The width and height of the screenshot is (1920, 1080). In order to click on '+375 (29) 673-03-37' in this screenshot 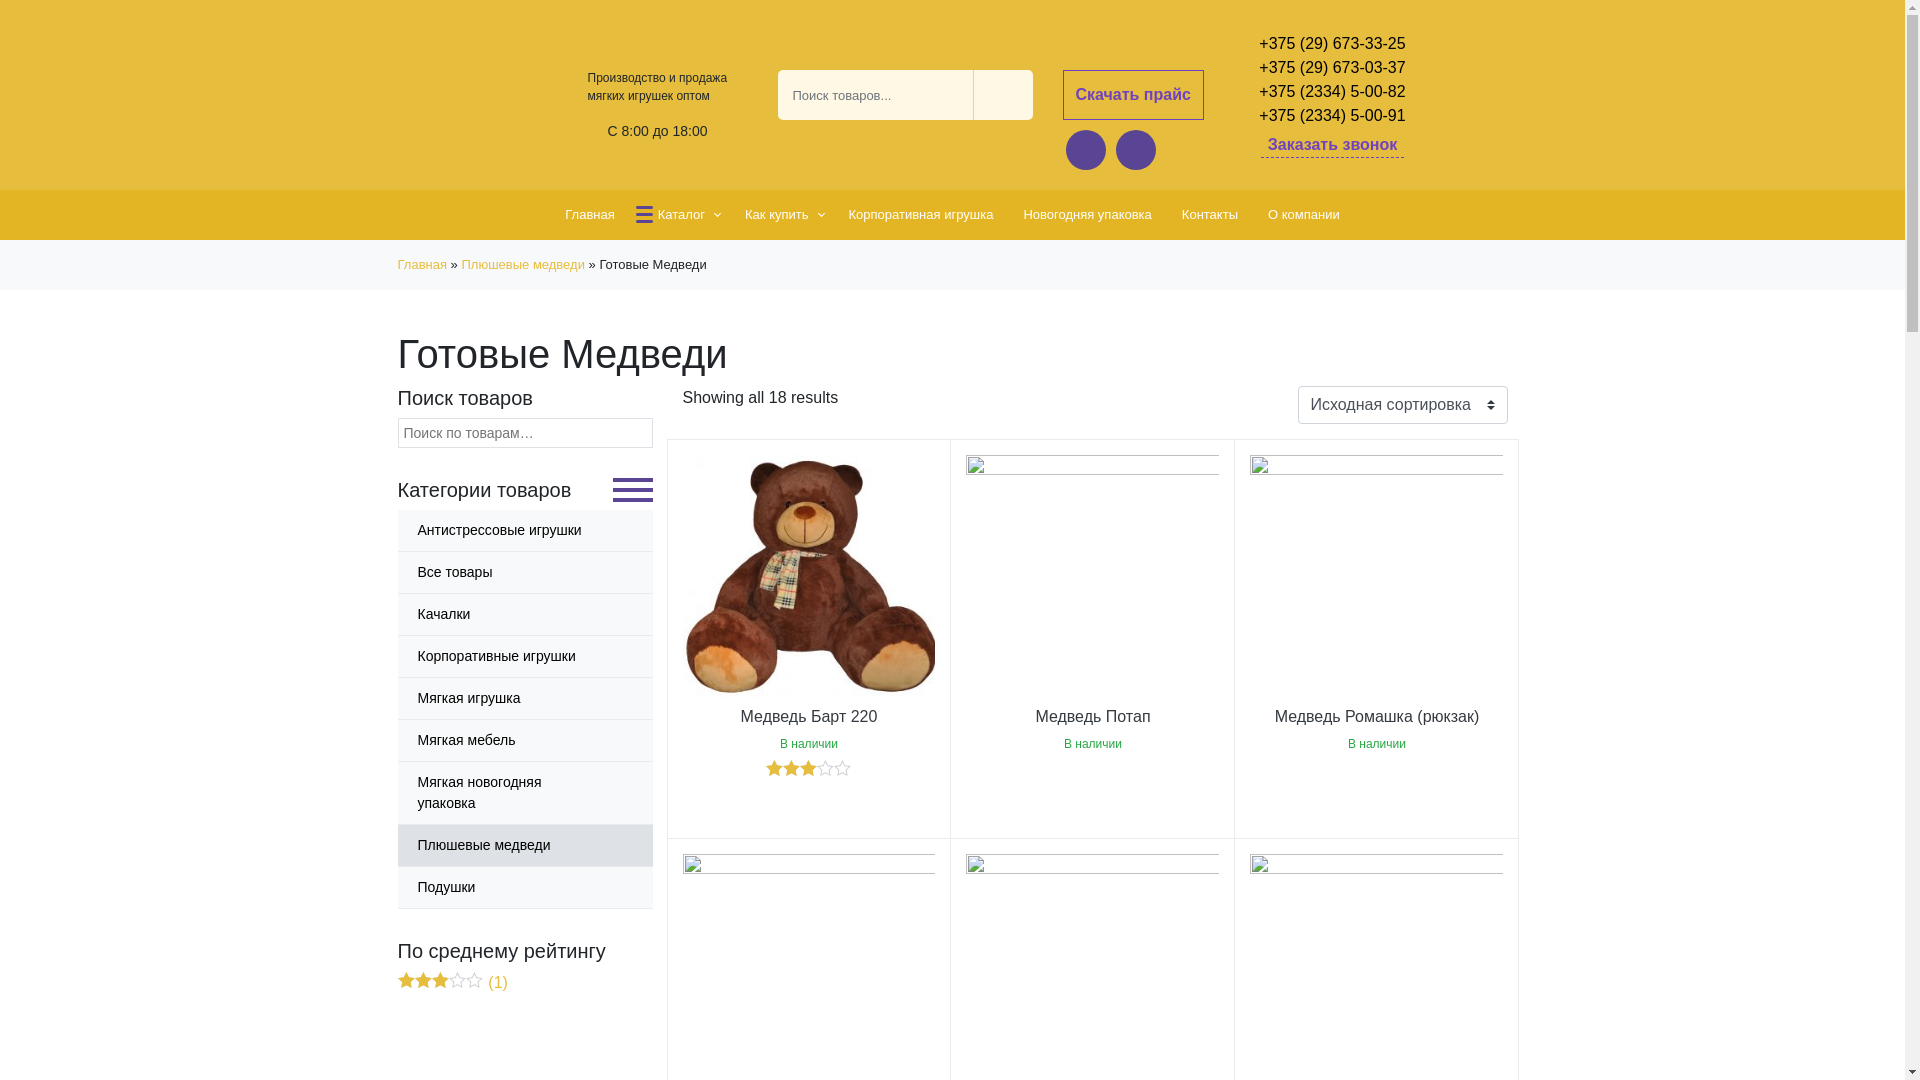, I will do `click(1332, 67)`.